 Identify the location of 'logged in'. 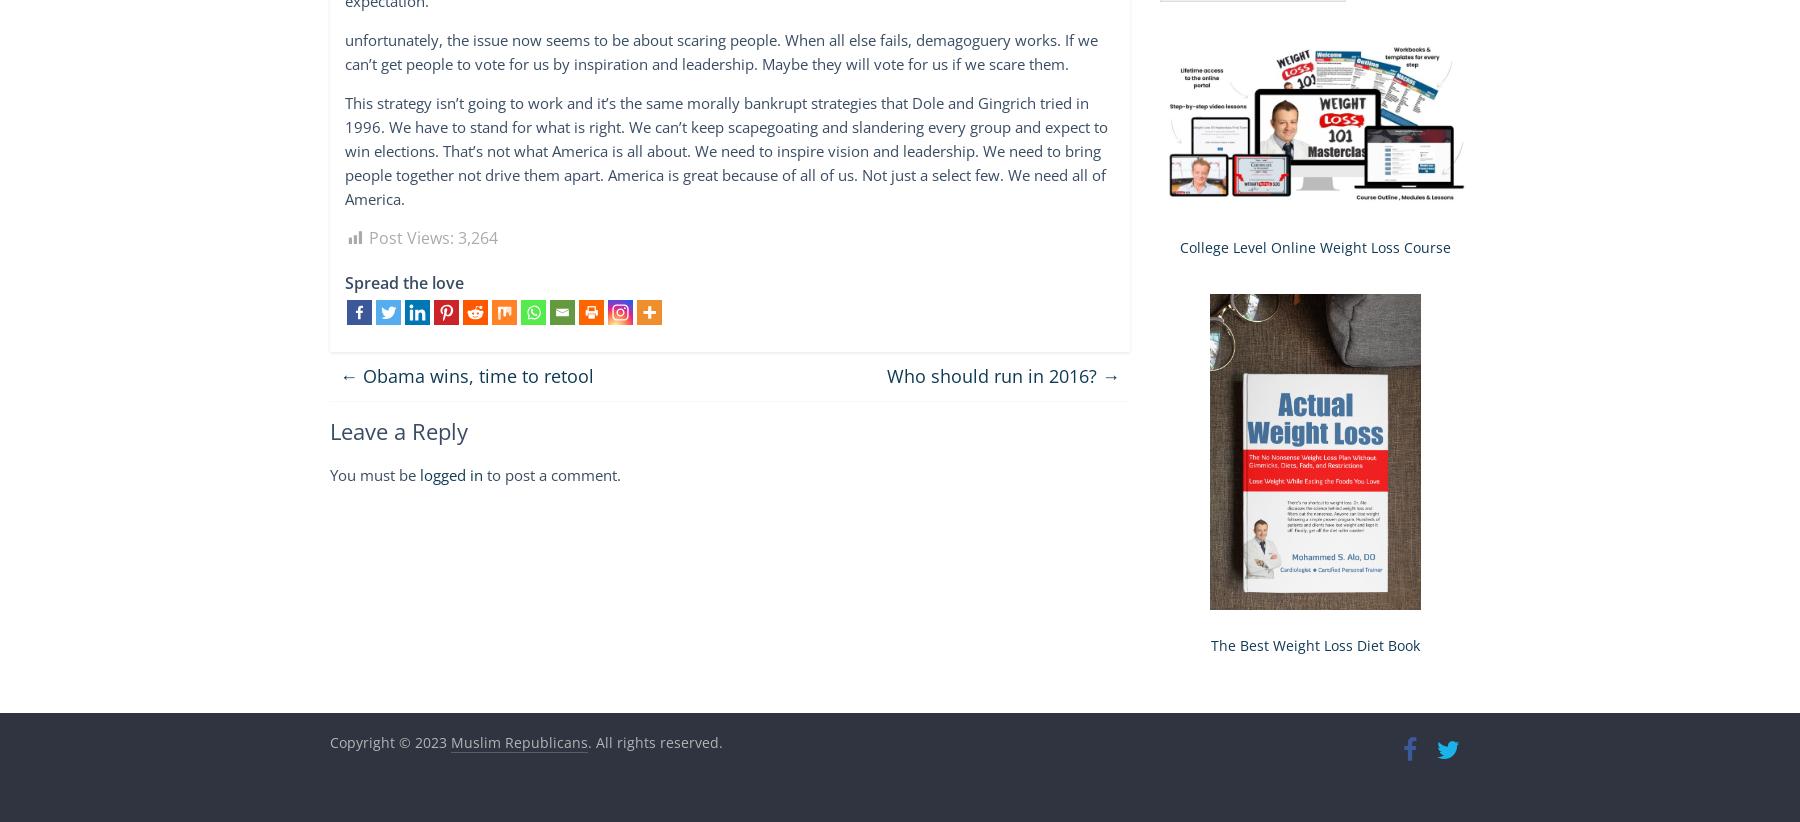
(450, 473).